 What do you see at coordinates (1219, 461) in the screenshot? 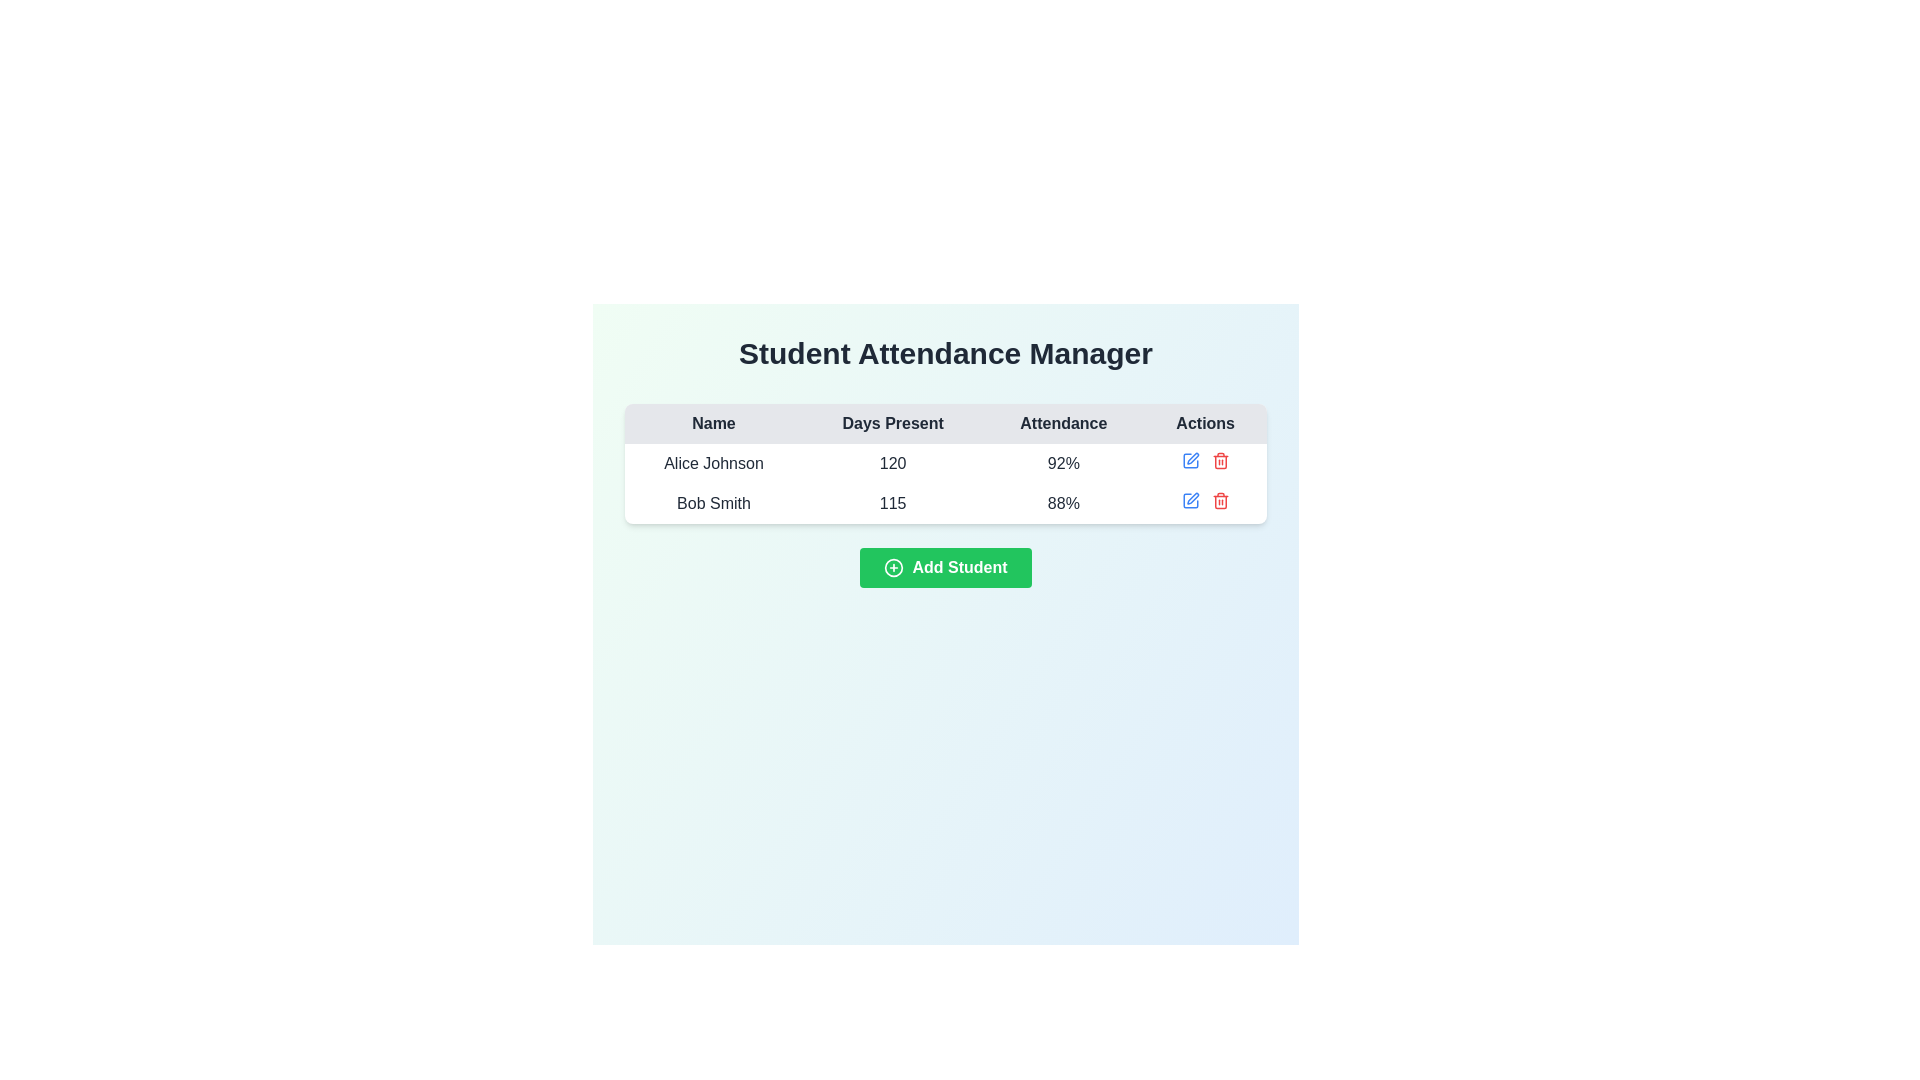
I see `the small red trash bin icon button in the 'Actions' column of the 'Student Attendance Manager' table` at bounding box center [1219, 461].